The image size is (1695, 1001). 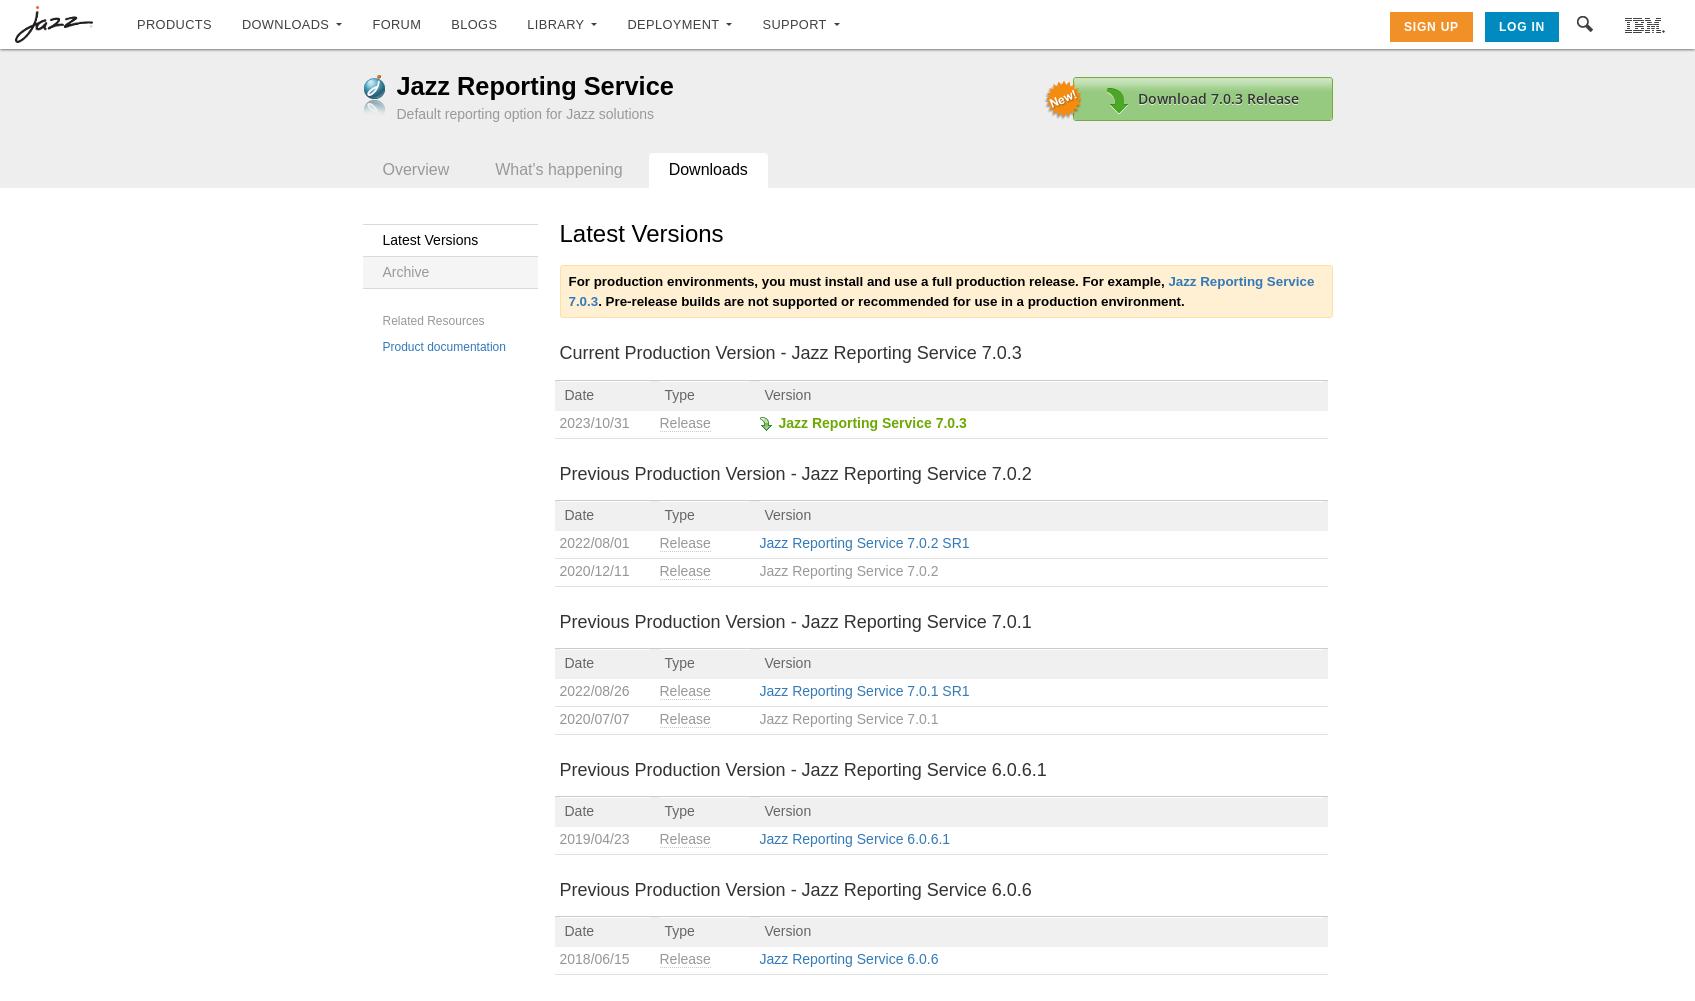 I want to click on '2020/12/11', so click(x=592, y=568).